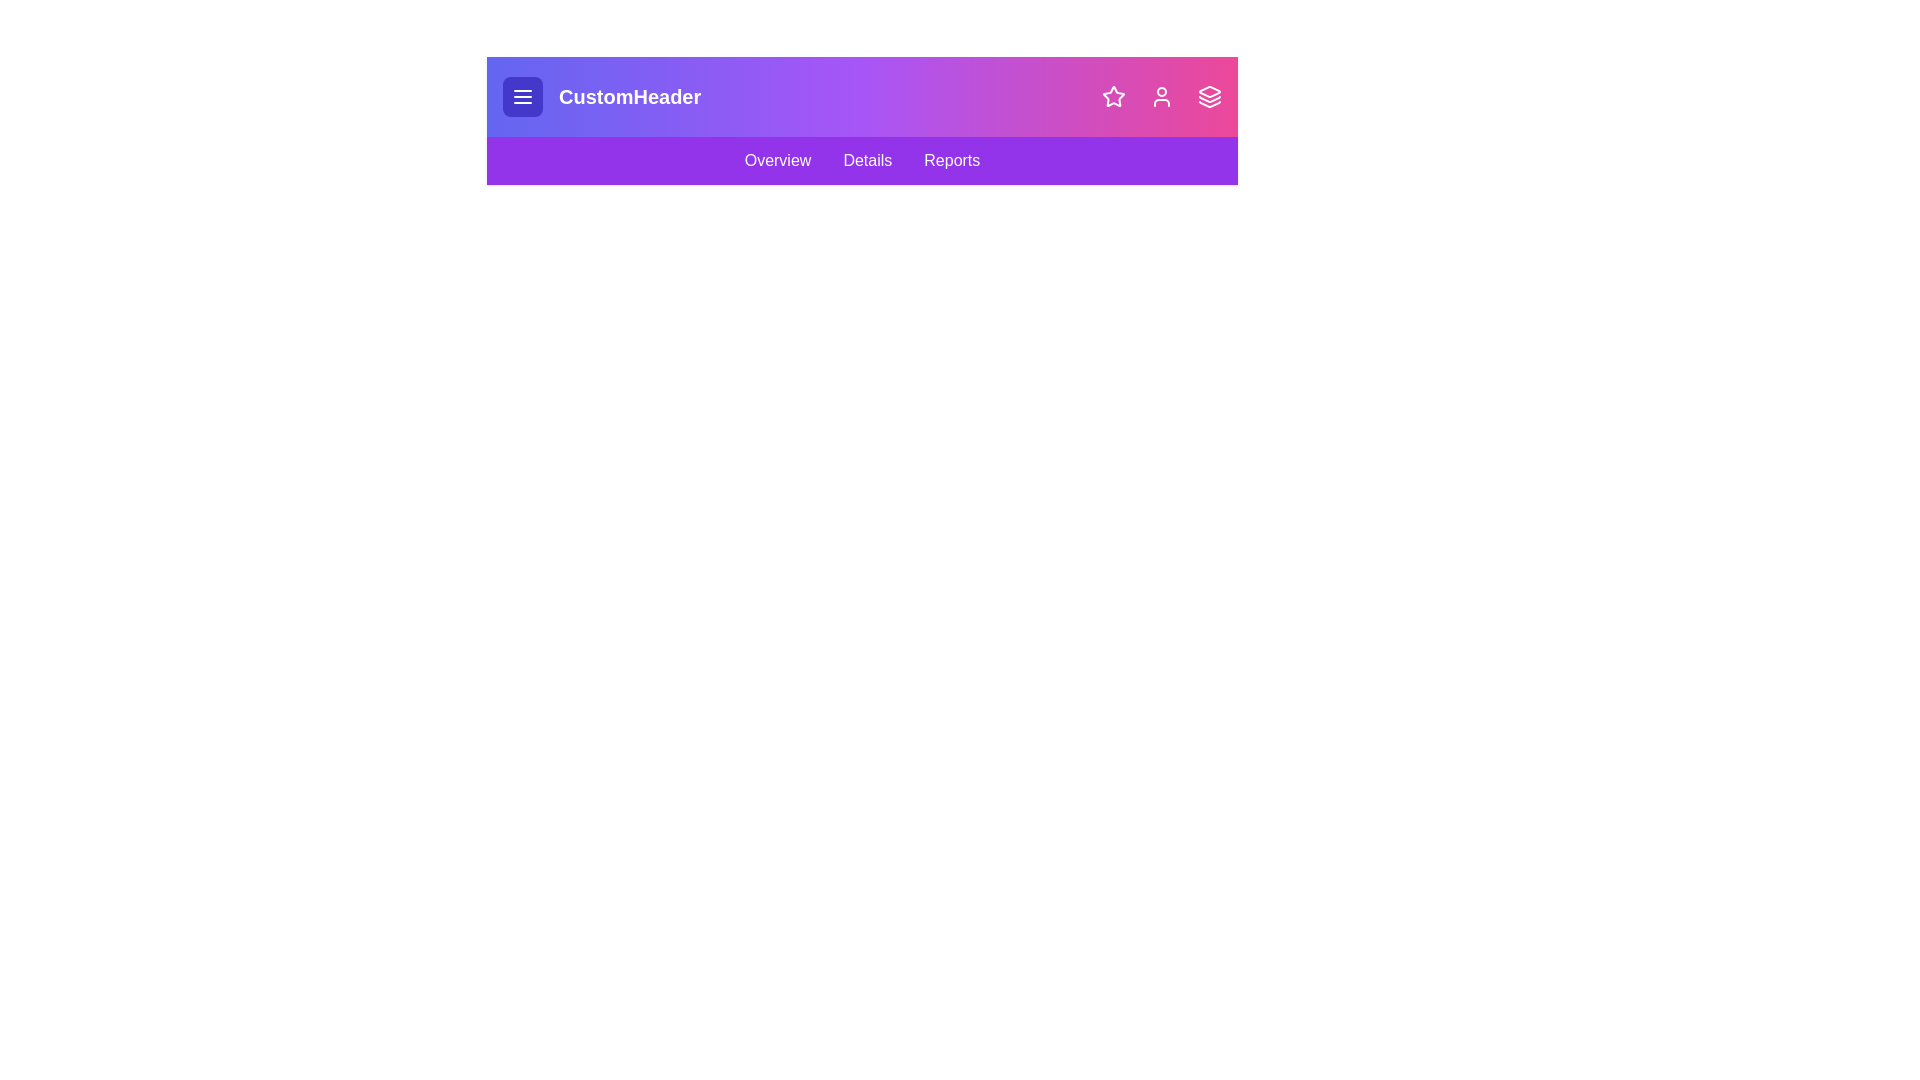 This screenshot has height=1080, width=1920. I want to click on the user icon to open user-related actions, so click(1161, 96).